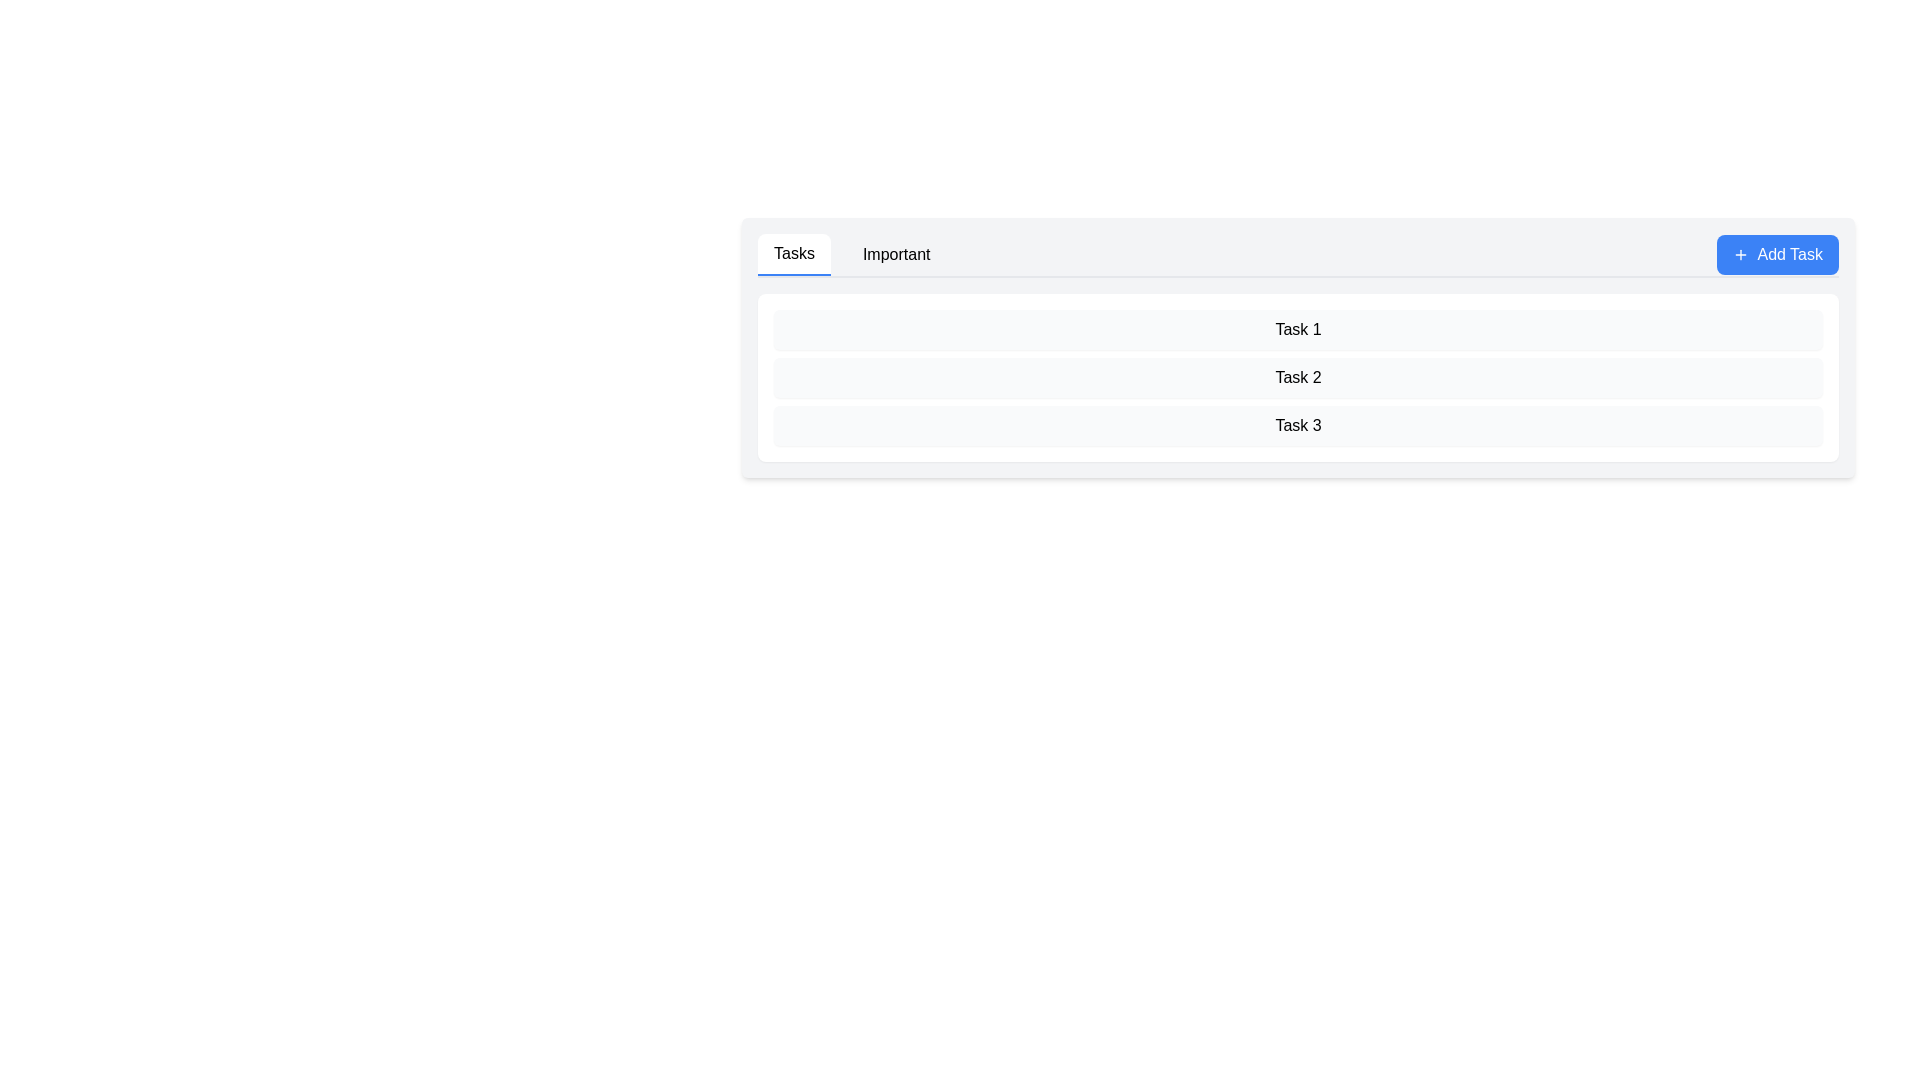  What do you see at coordinates (895, 253) in the screenshot?
I see `the 'Important' button, which is the second tab in a horizontal list of tabs with a bold, black font on a light gray background` at bounding box center [895, 253].